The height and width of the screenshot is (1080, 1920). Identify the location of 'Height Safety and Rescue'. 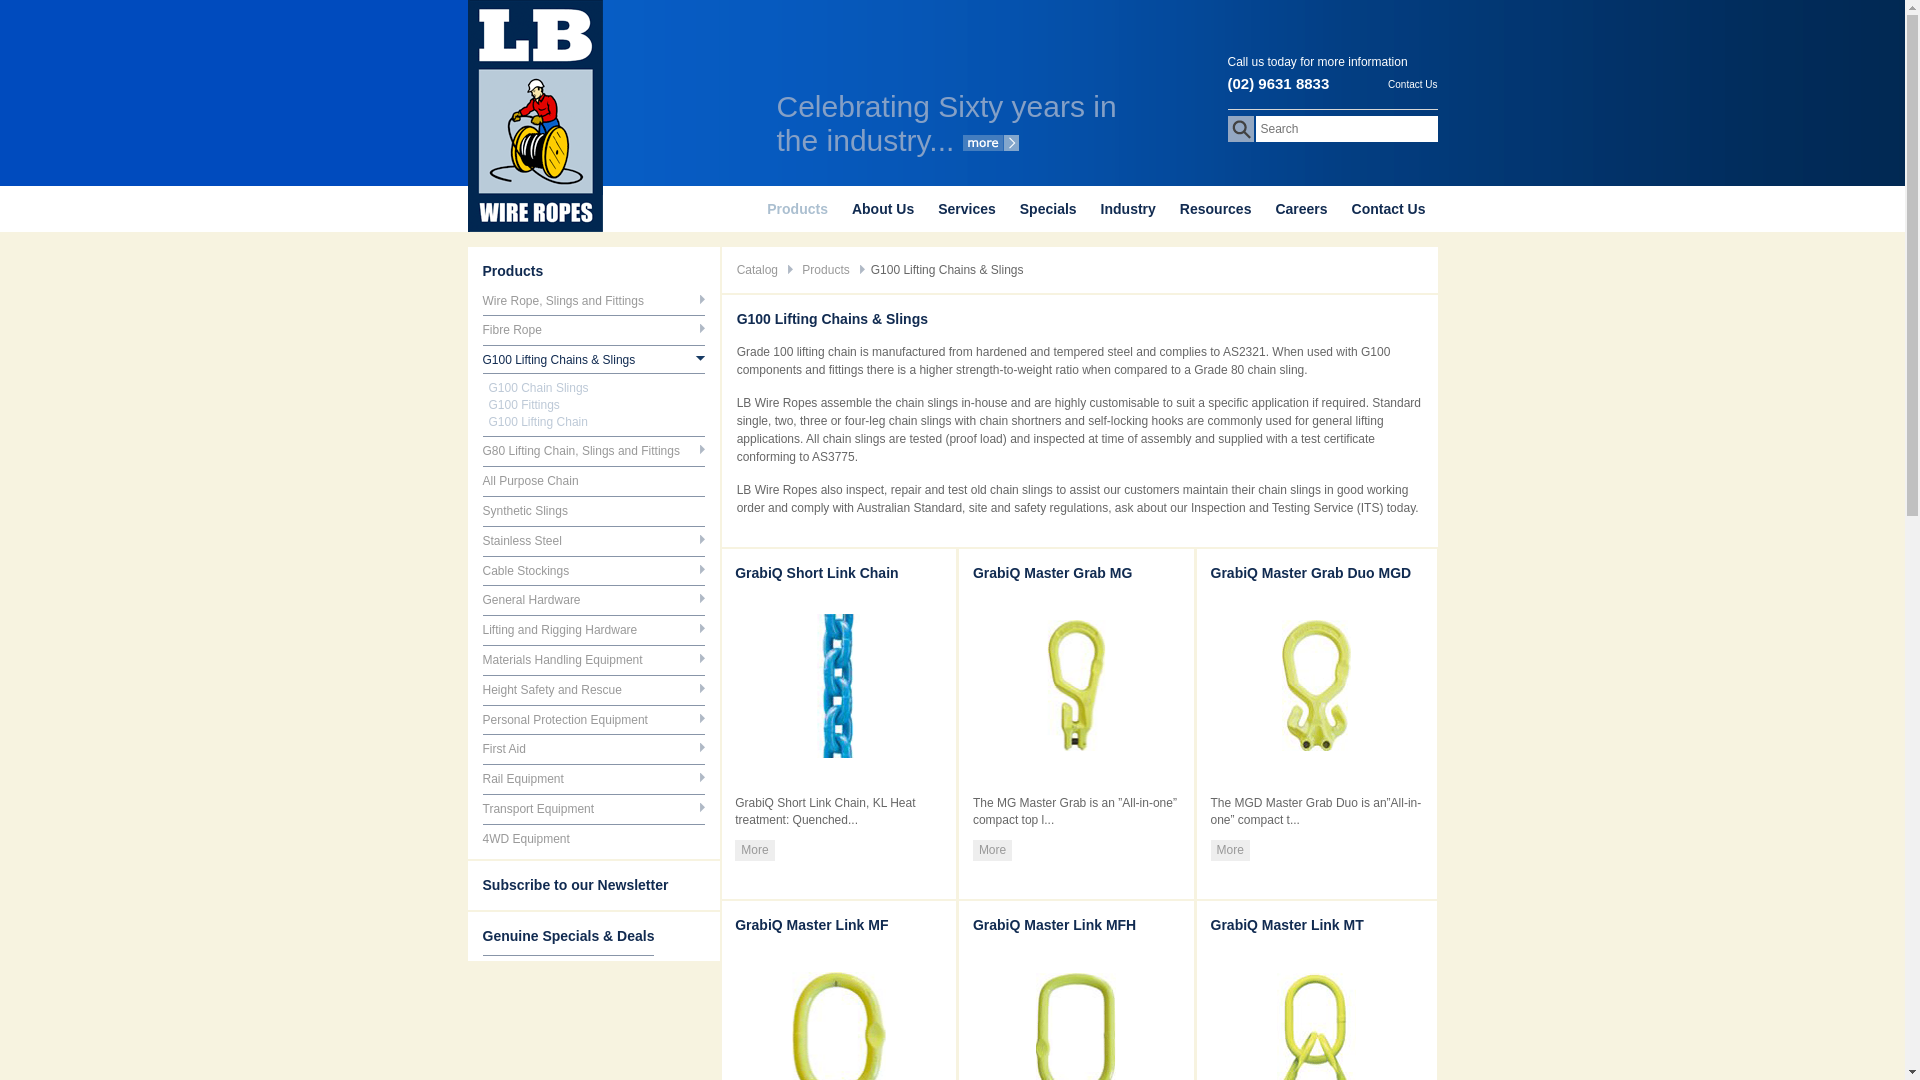
(551, 689).